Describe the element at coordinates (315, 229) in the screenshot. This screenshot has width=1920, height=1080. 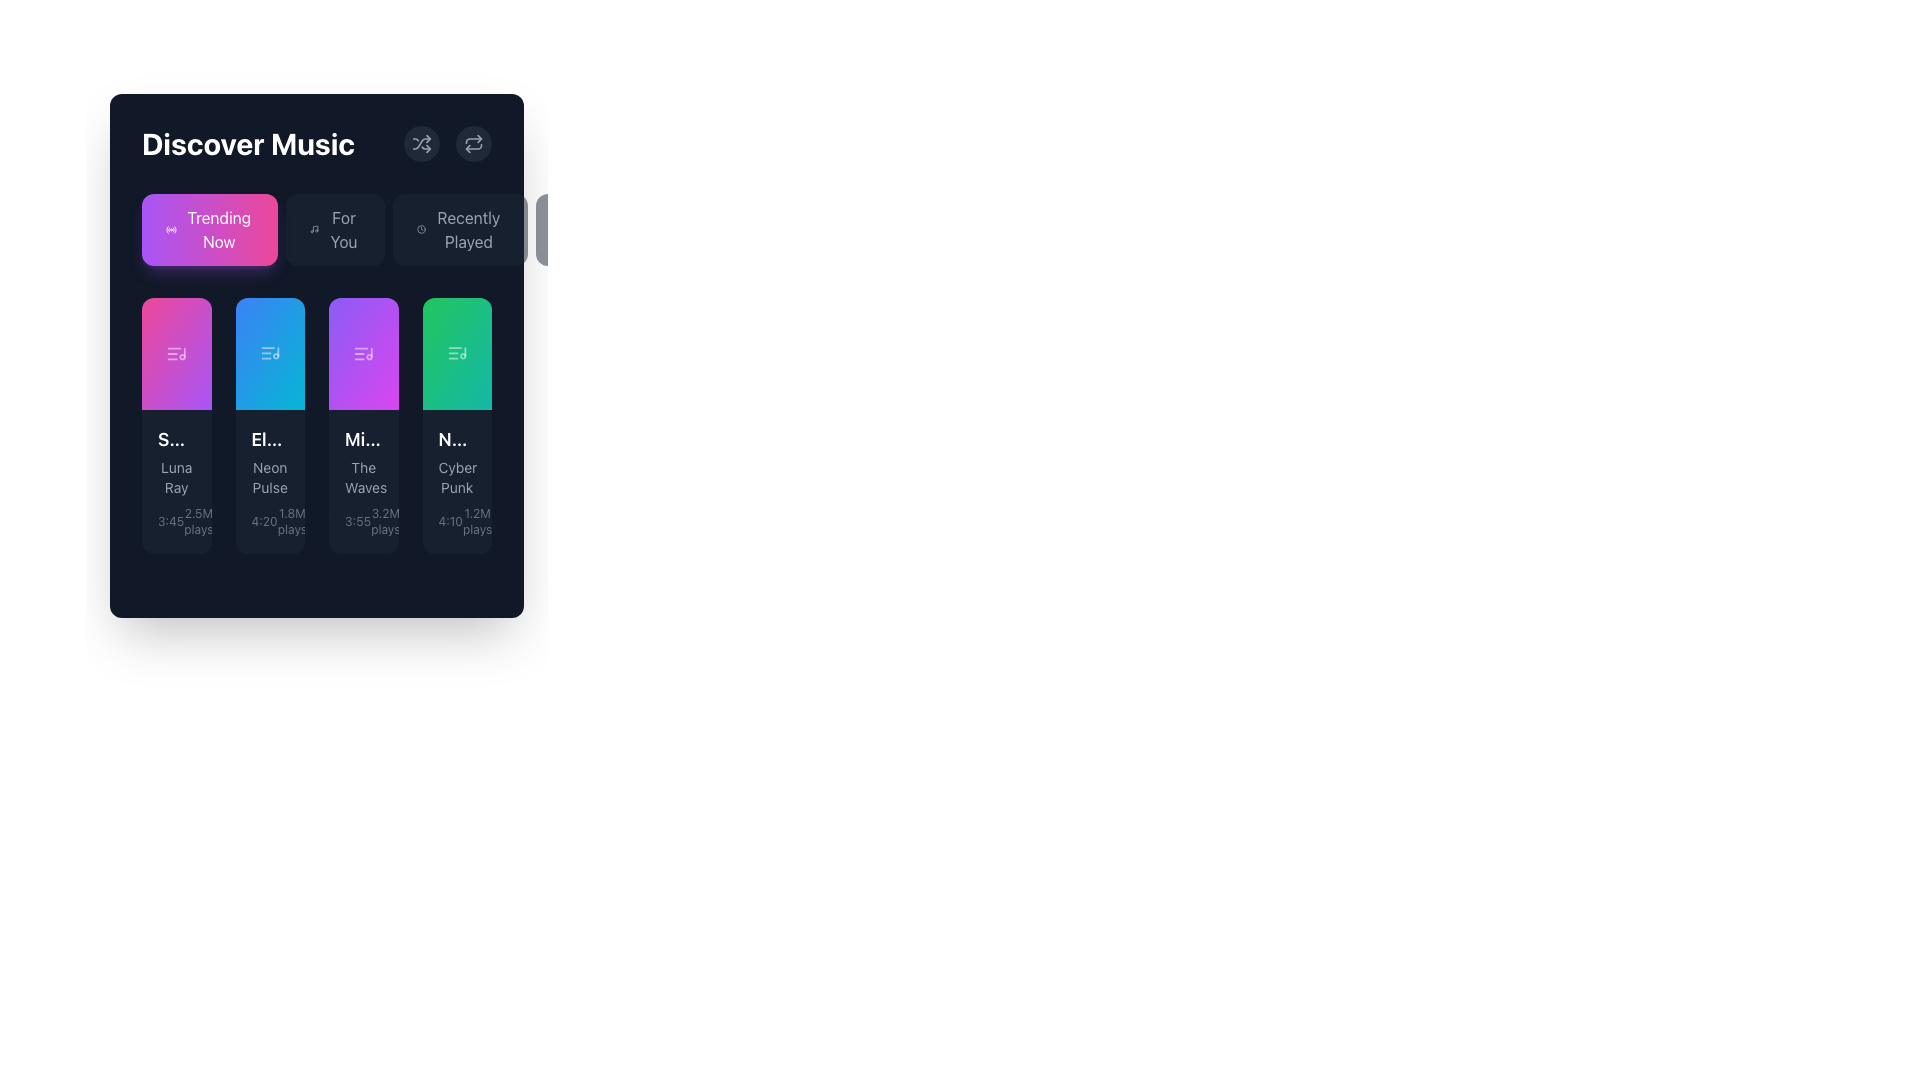
I see `the tab bar containing the buttons labeled 'Trending Now', 'For You', 'Recently Played', and 'Podcasts'` at that location.